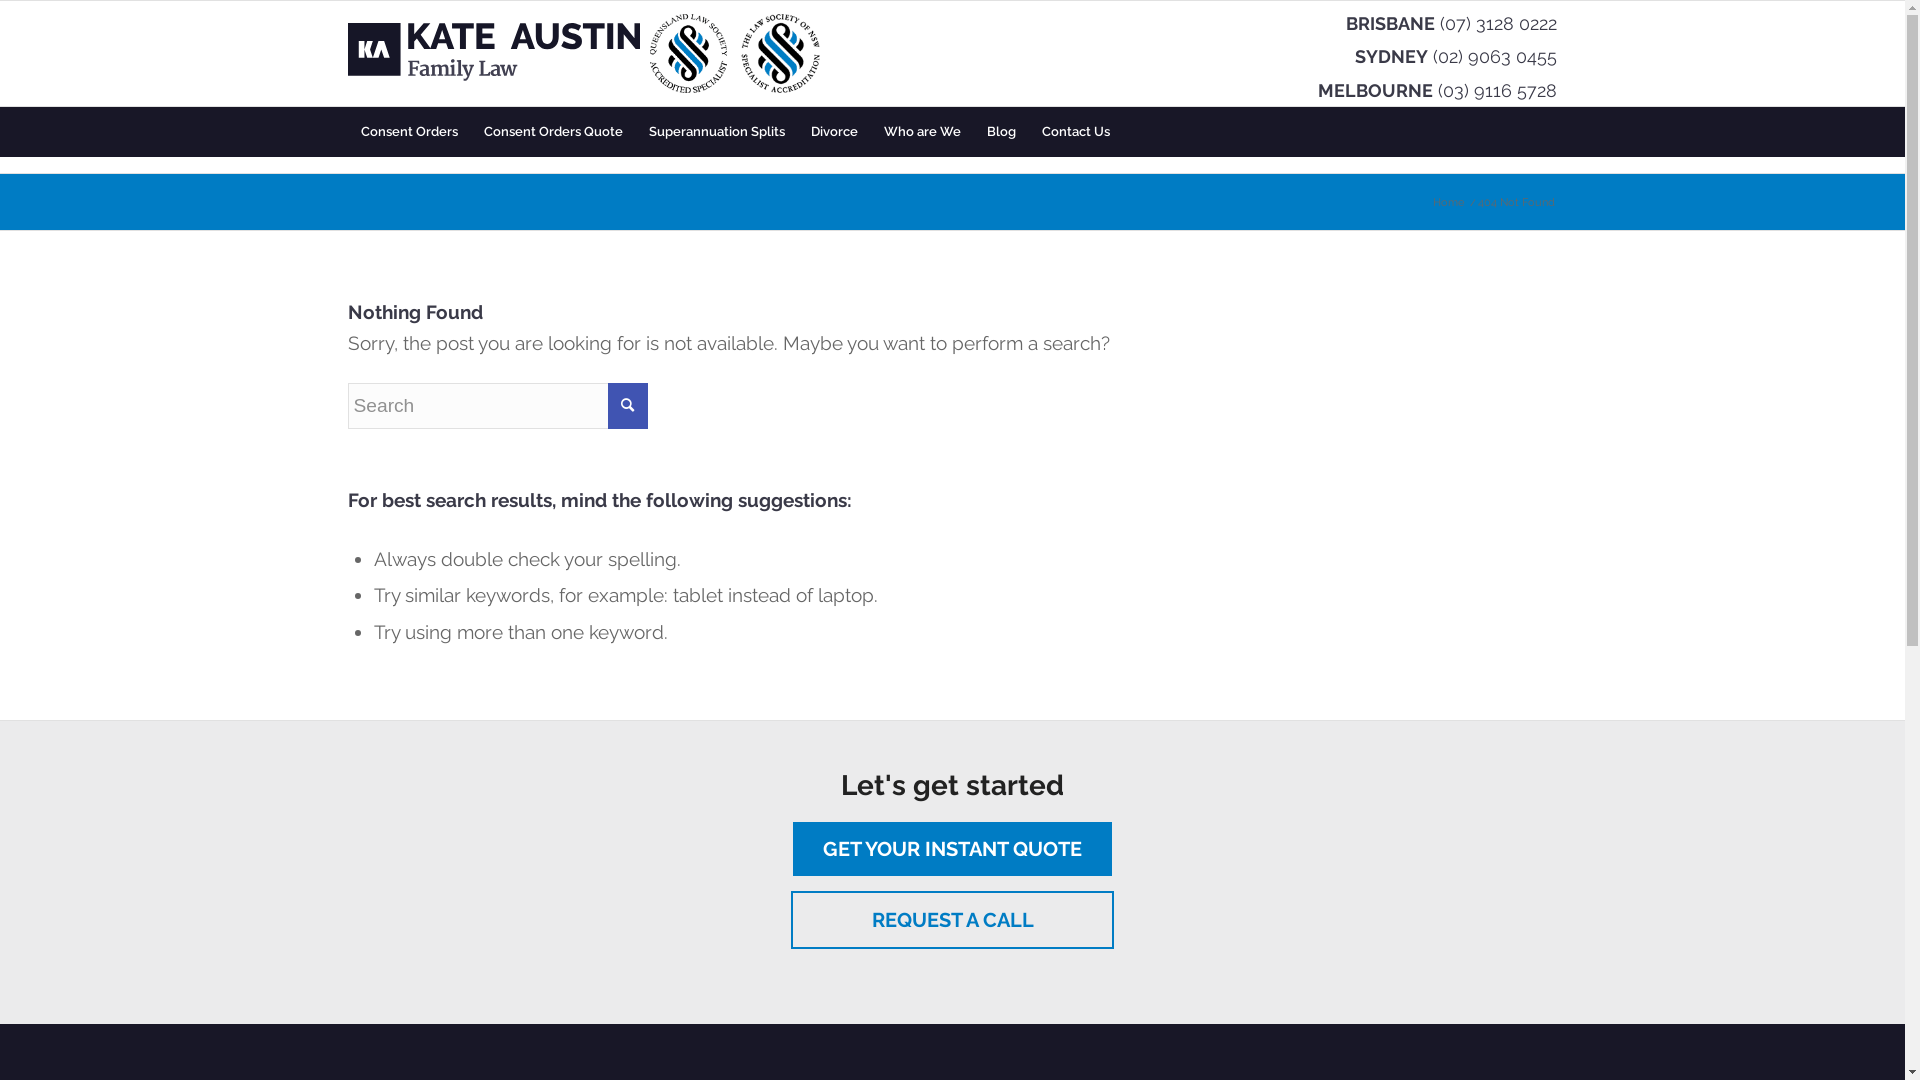  What do you see at coordinates (1318, 88) in the screenshot?
I see `'MELBOURNE (03) 9116 5728'` at bounding box center [1318, 88].